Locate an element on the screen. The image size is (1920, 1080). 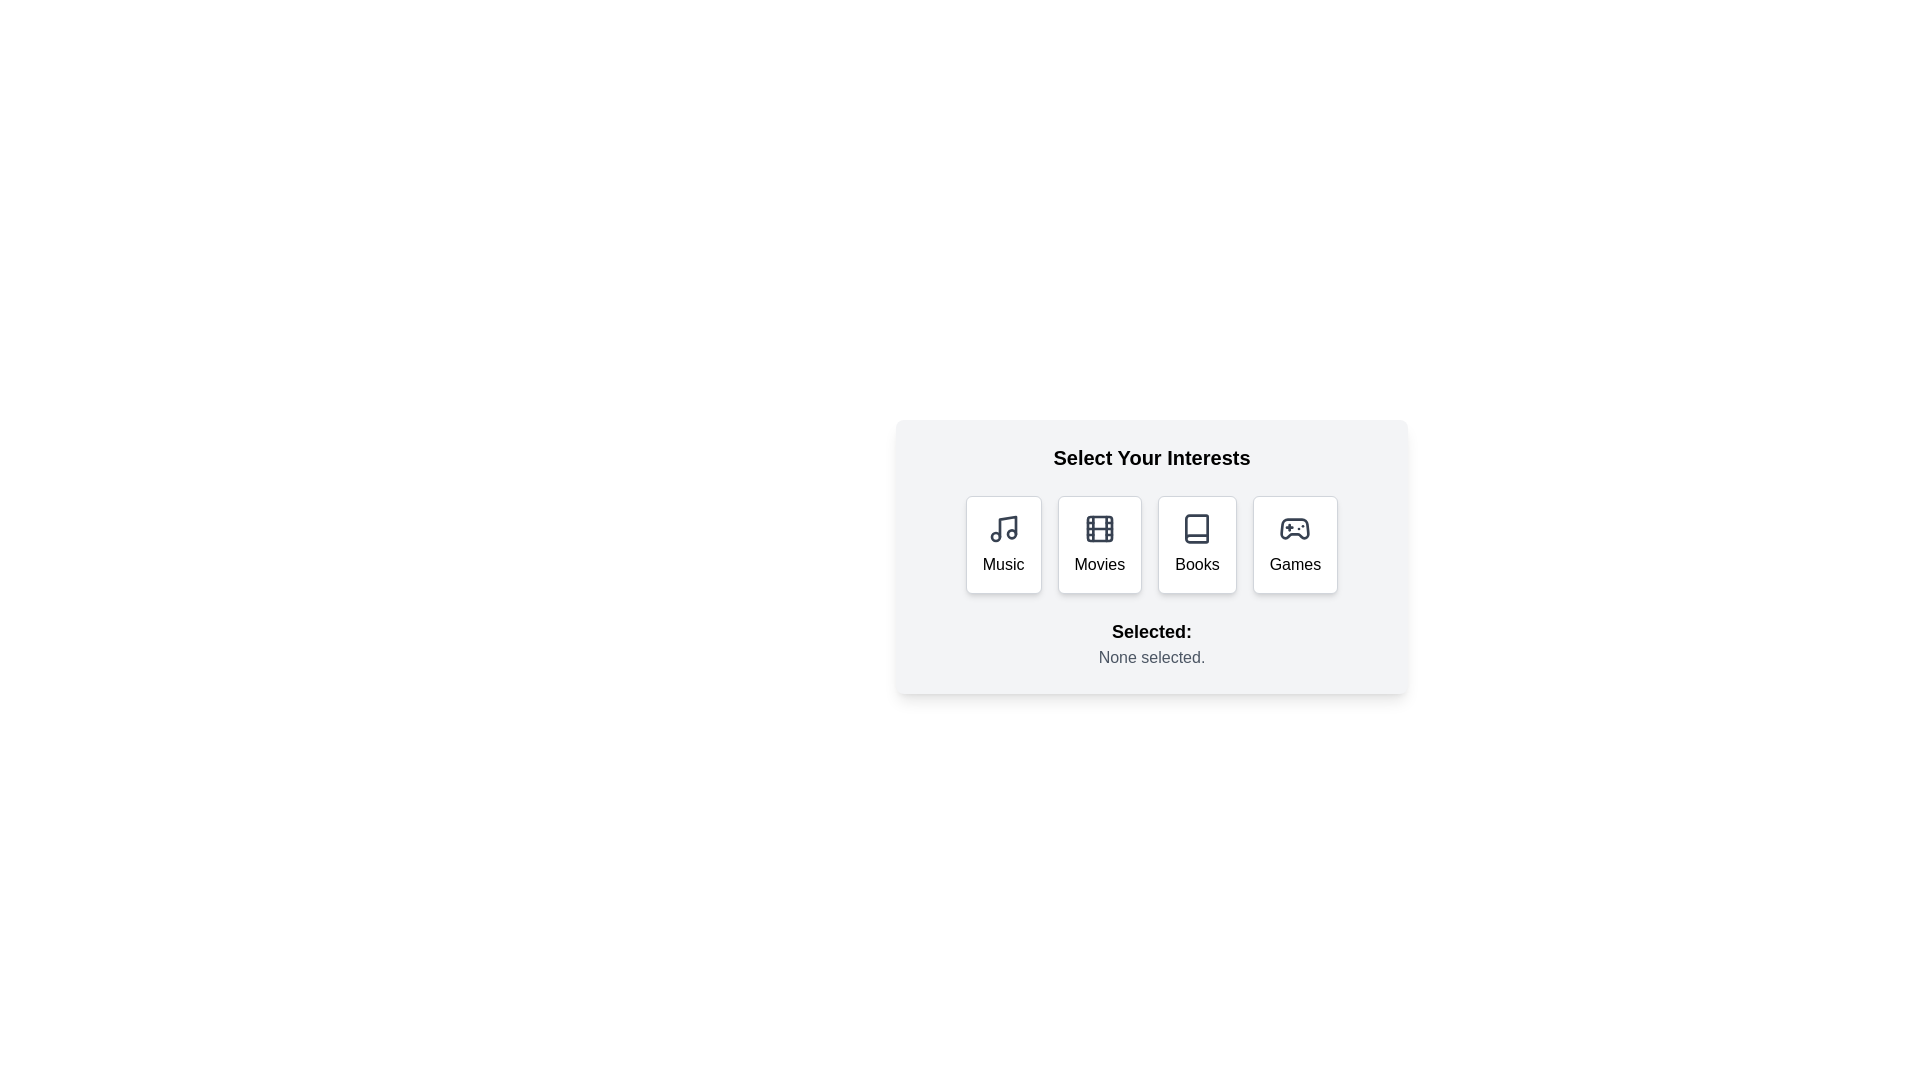
the button labeled 'Music' to observe its visual feedback is located at coordinates (1003, 544).